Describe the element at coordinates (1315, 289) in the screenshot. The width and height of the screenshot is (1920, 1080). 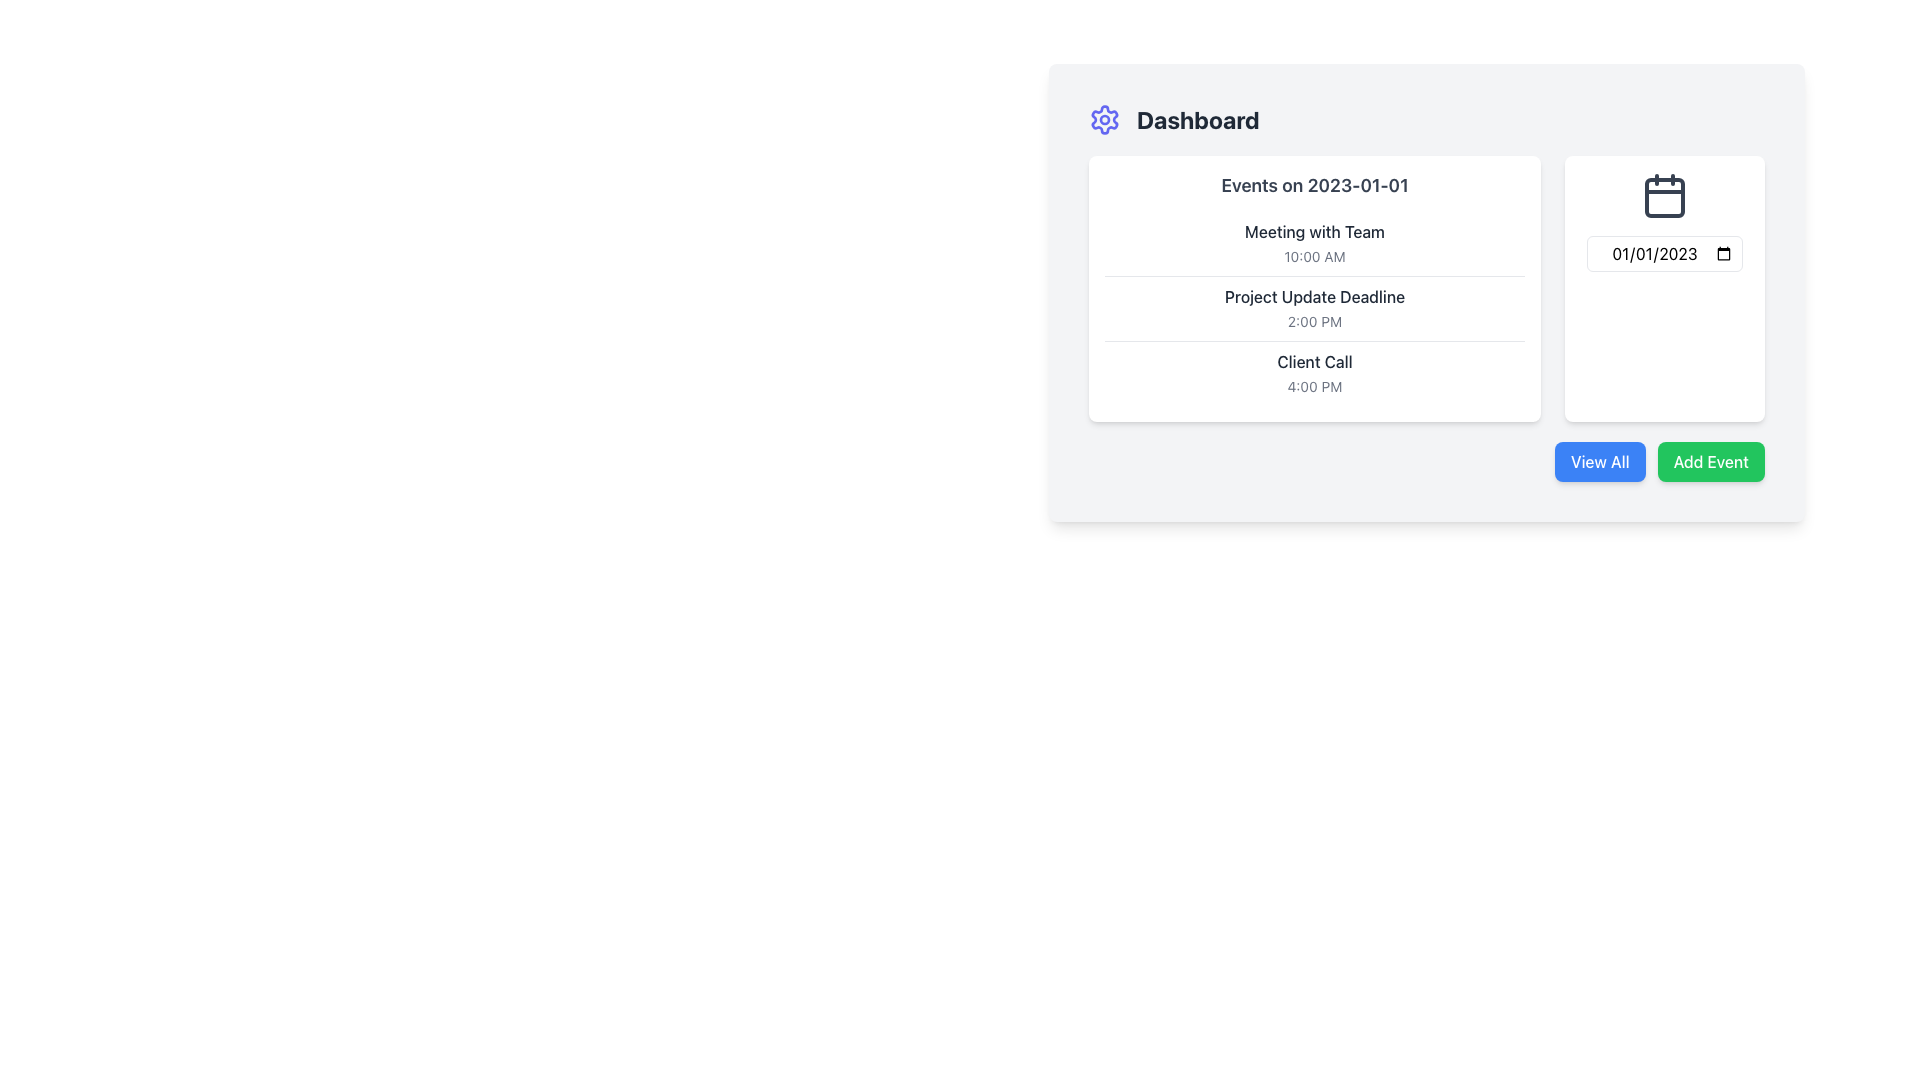
I see `the Information Panel displaying 'Events on 2023-01-01', which is a white, rounded rectangle located at the center of the content area` at that location.